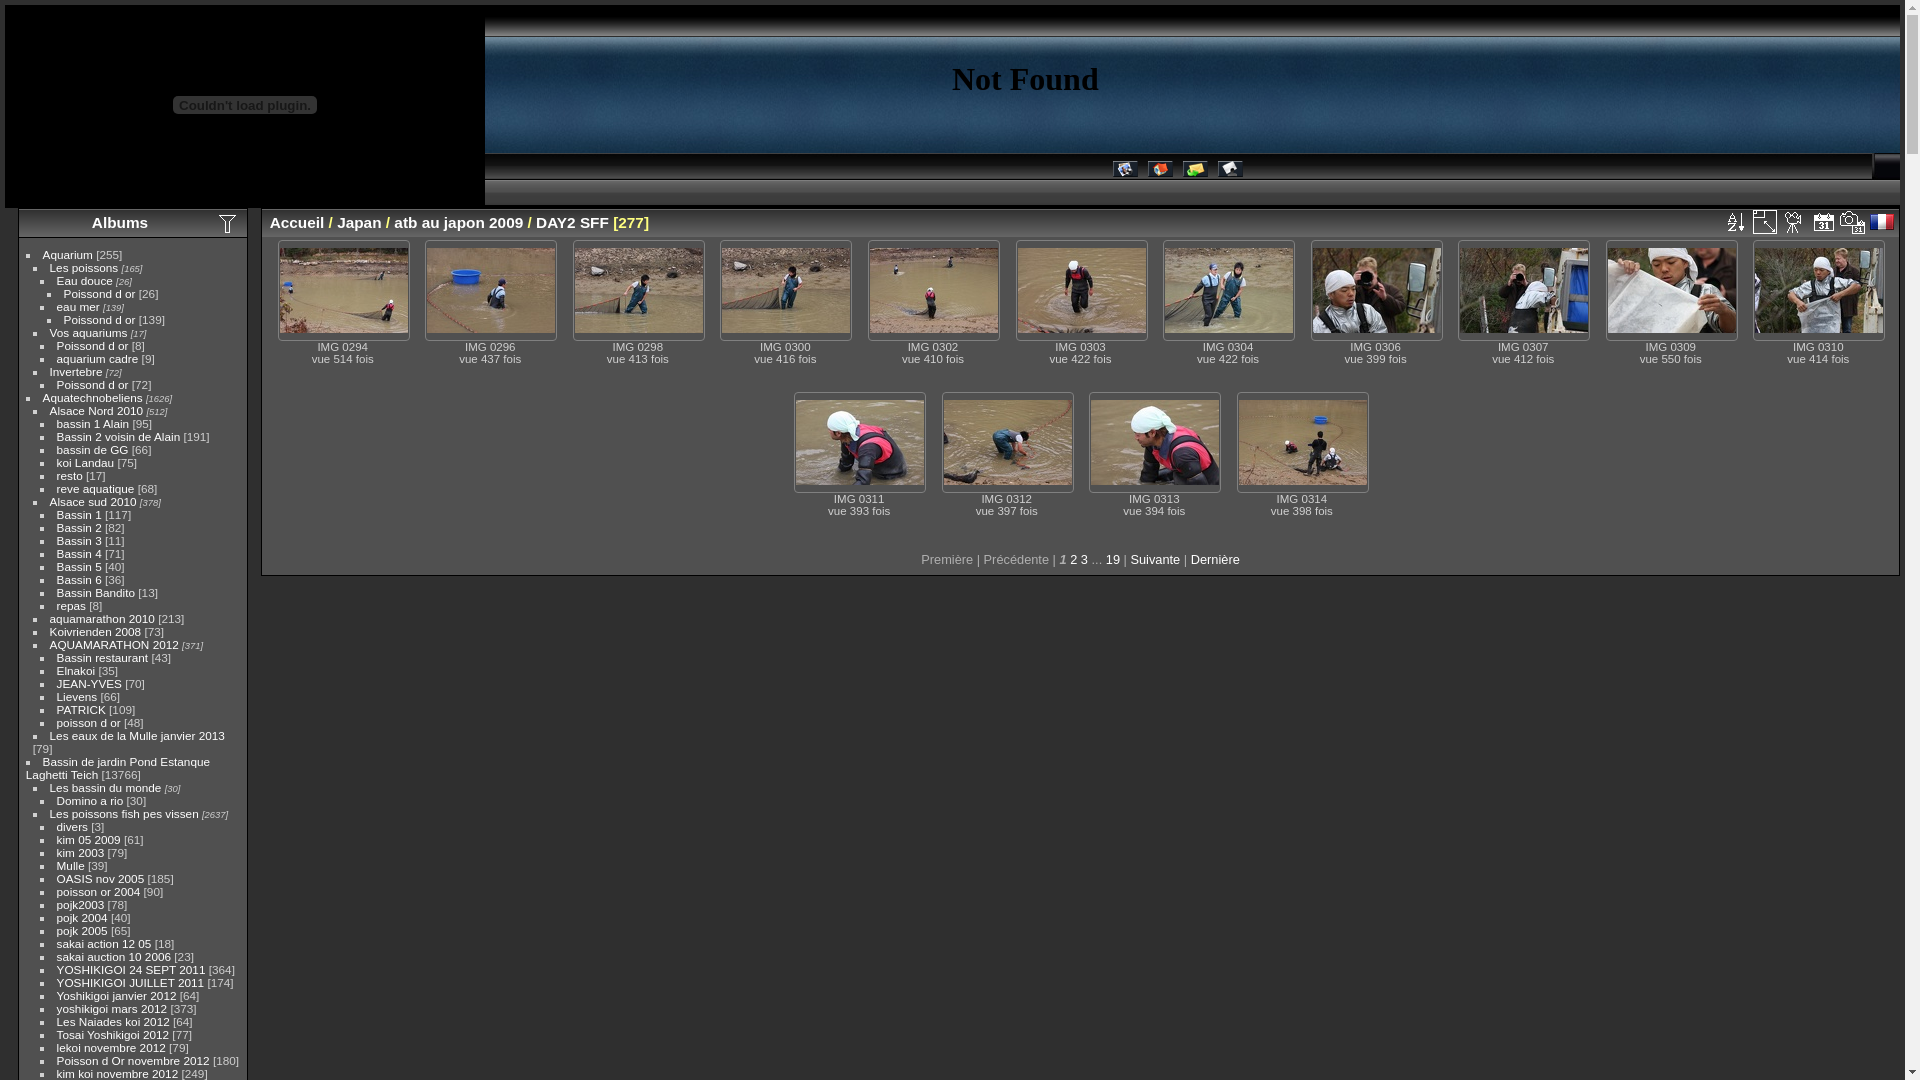  What do you see at coordinates (76, 670) in the screenshot?
I see `'Elnakoi'` at bounding box center [76, 670].